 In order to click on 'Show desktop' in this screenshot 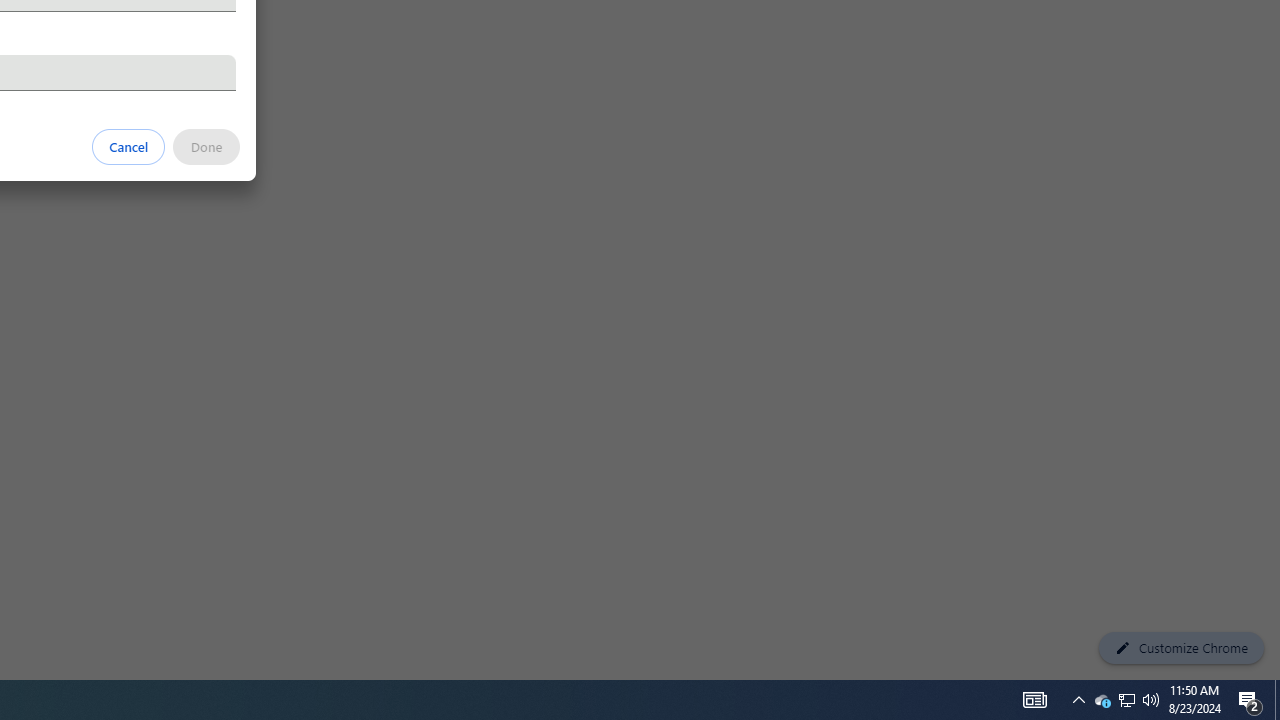, I will do `click(1276, 698)`.